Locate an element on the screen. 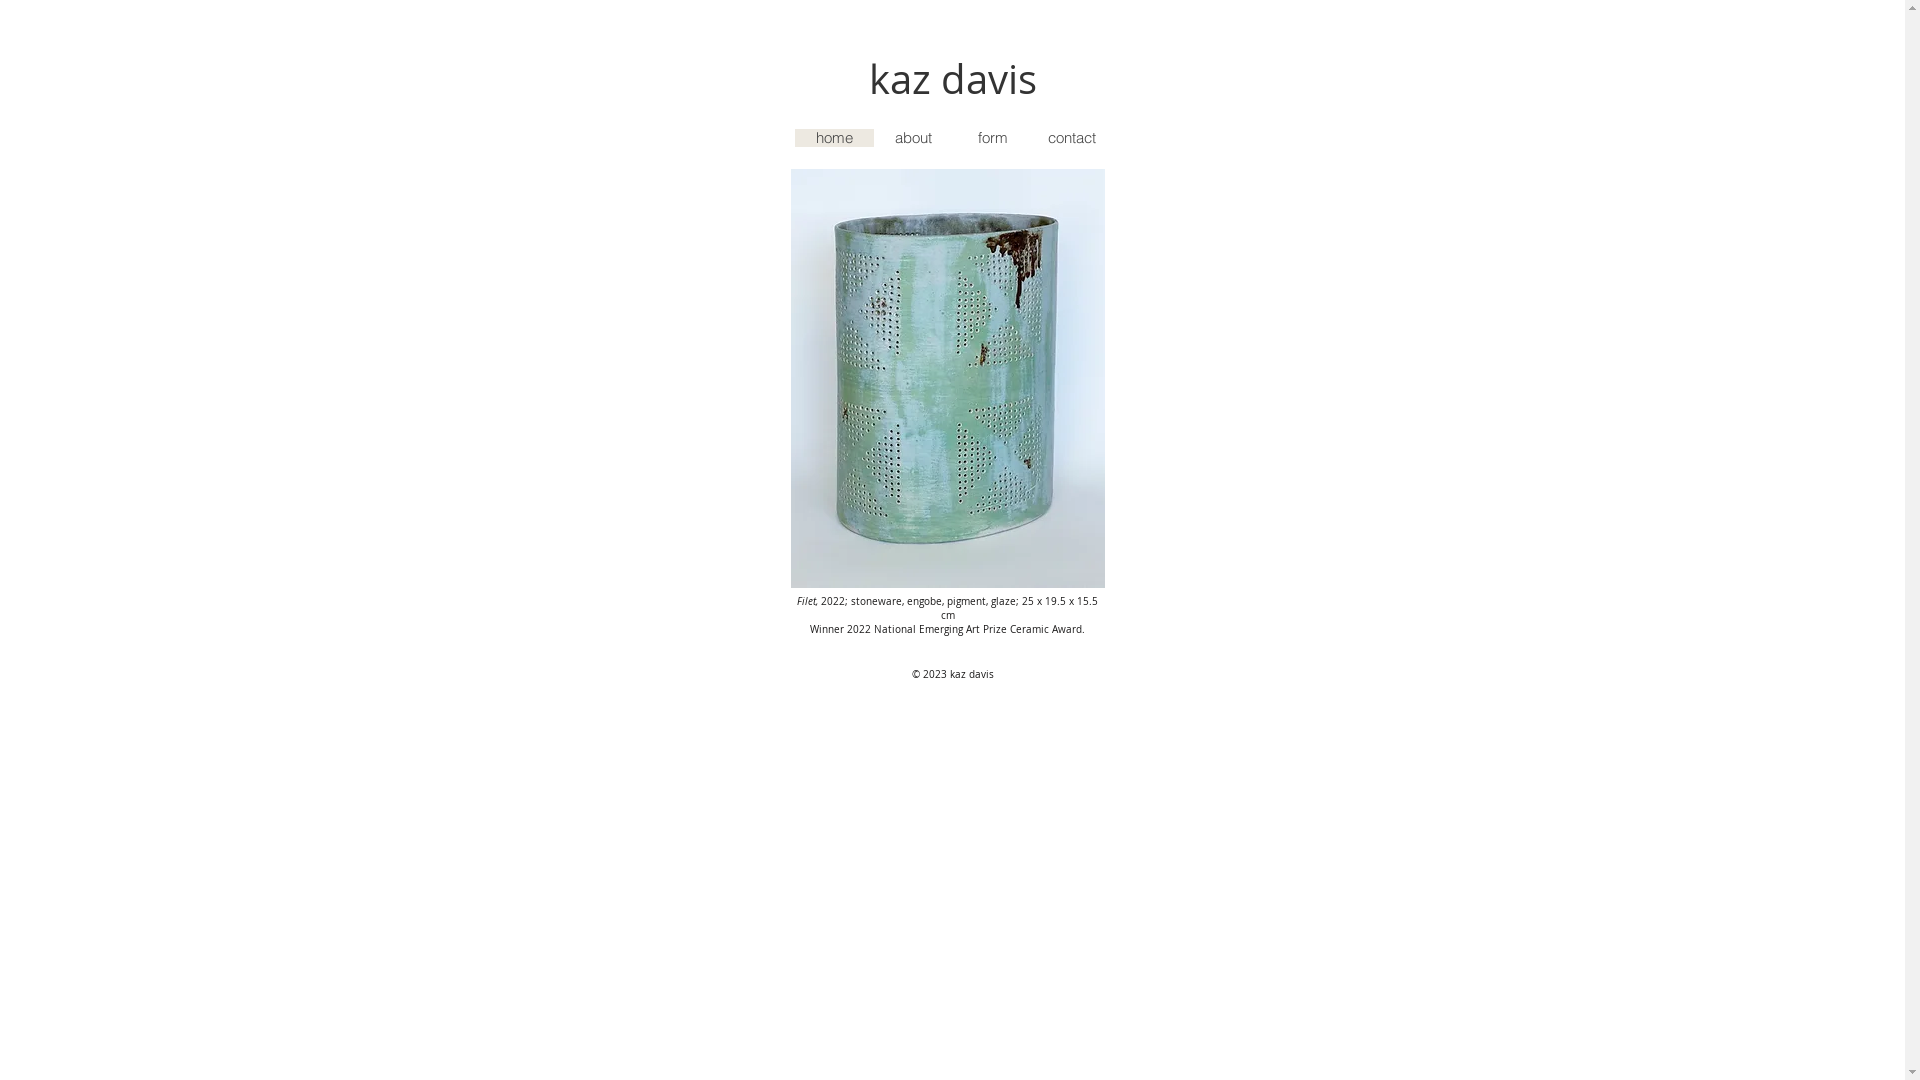  'contact' is located at coordinates (1032, 137).